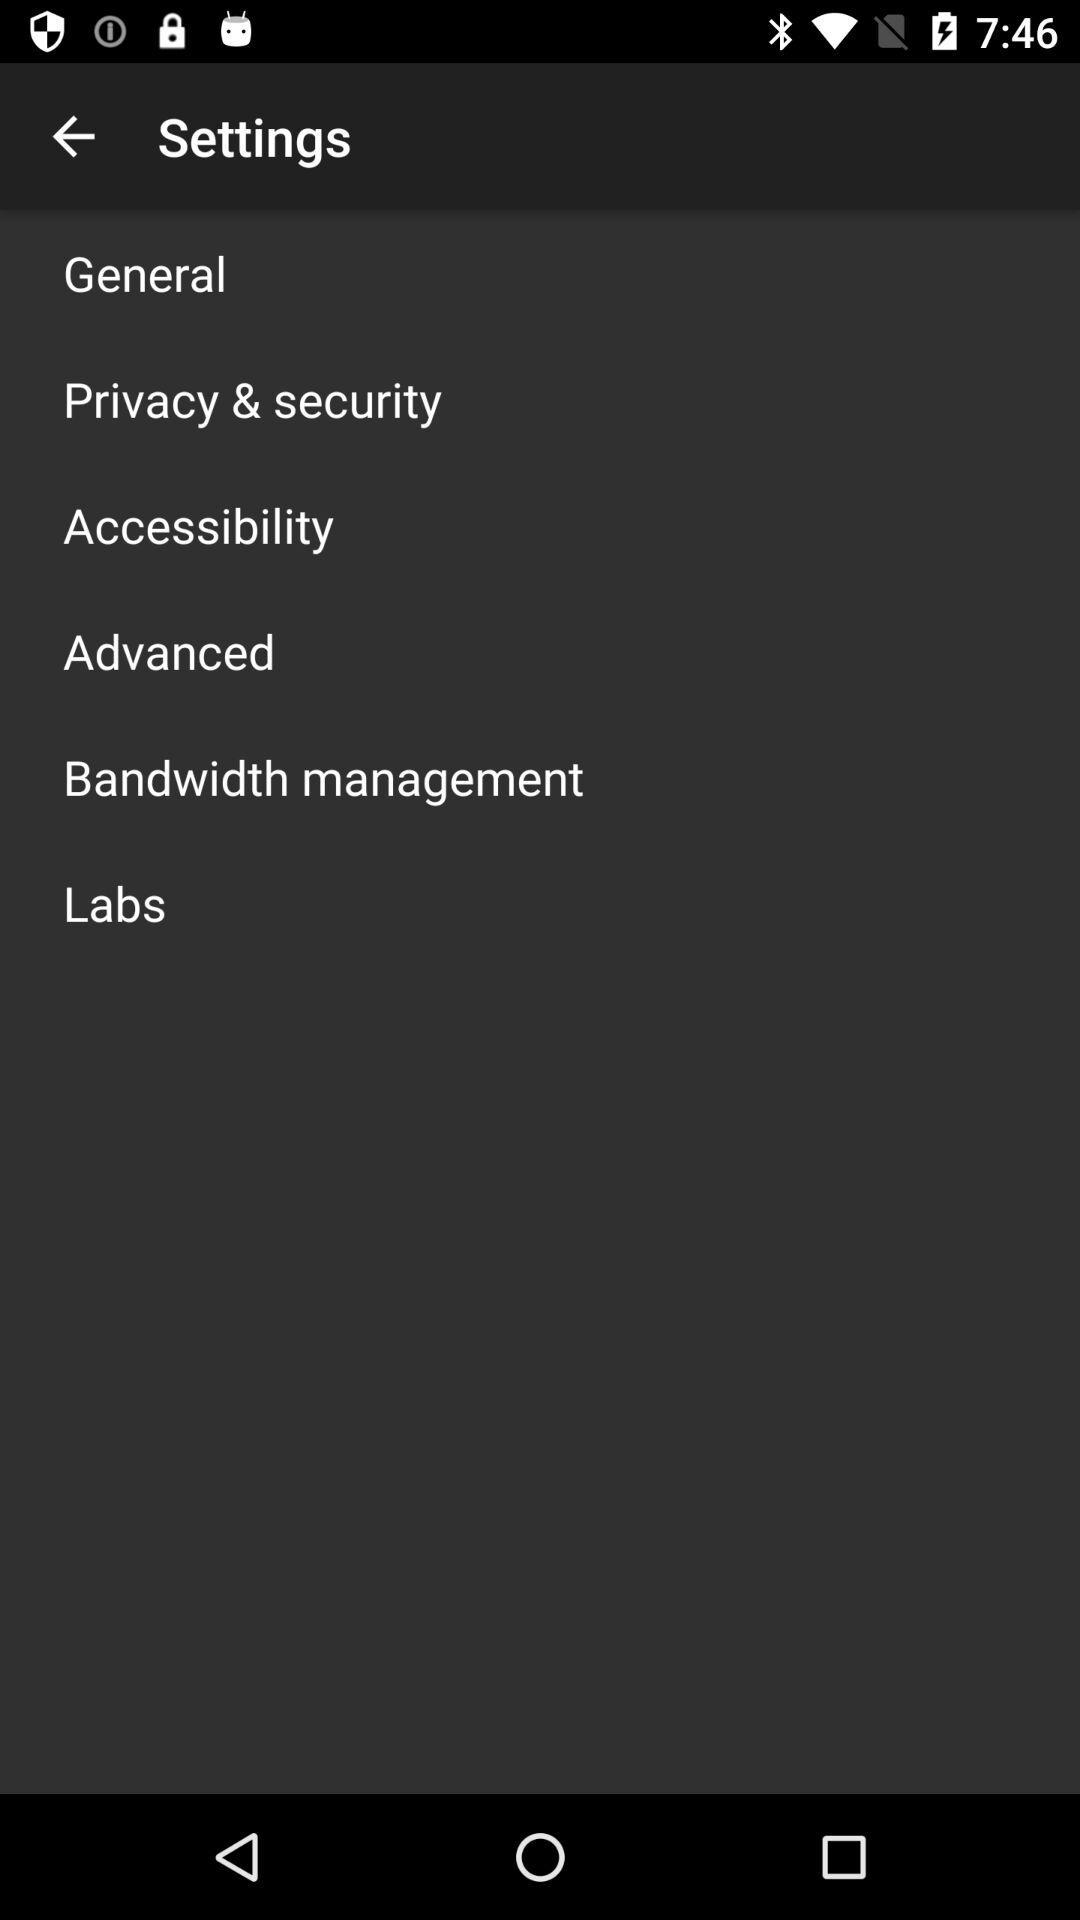  What do you see at coordinates (251, 398) in the screenshot?
I see `the item below general` at bounding box center [251, 398].